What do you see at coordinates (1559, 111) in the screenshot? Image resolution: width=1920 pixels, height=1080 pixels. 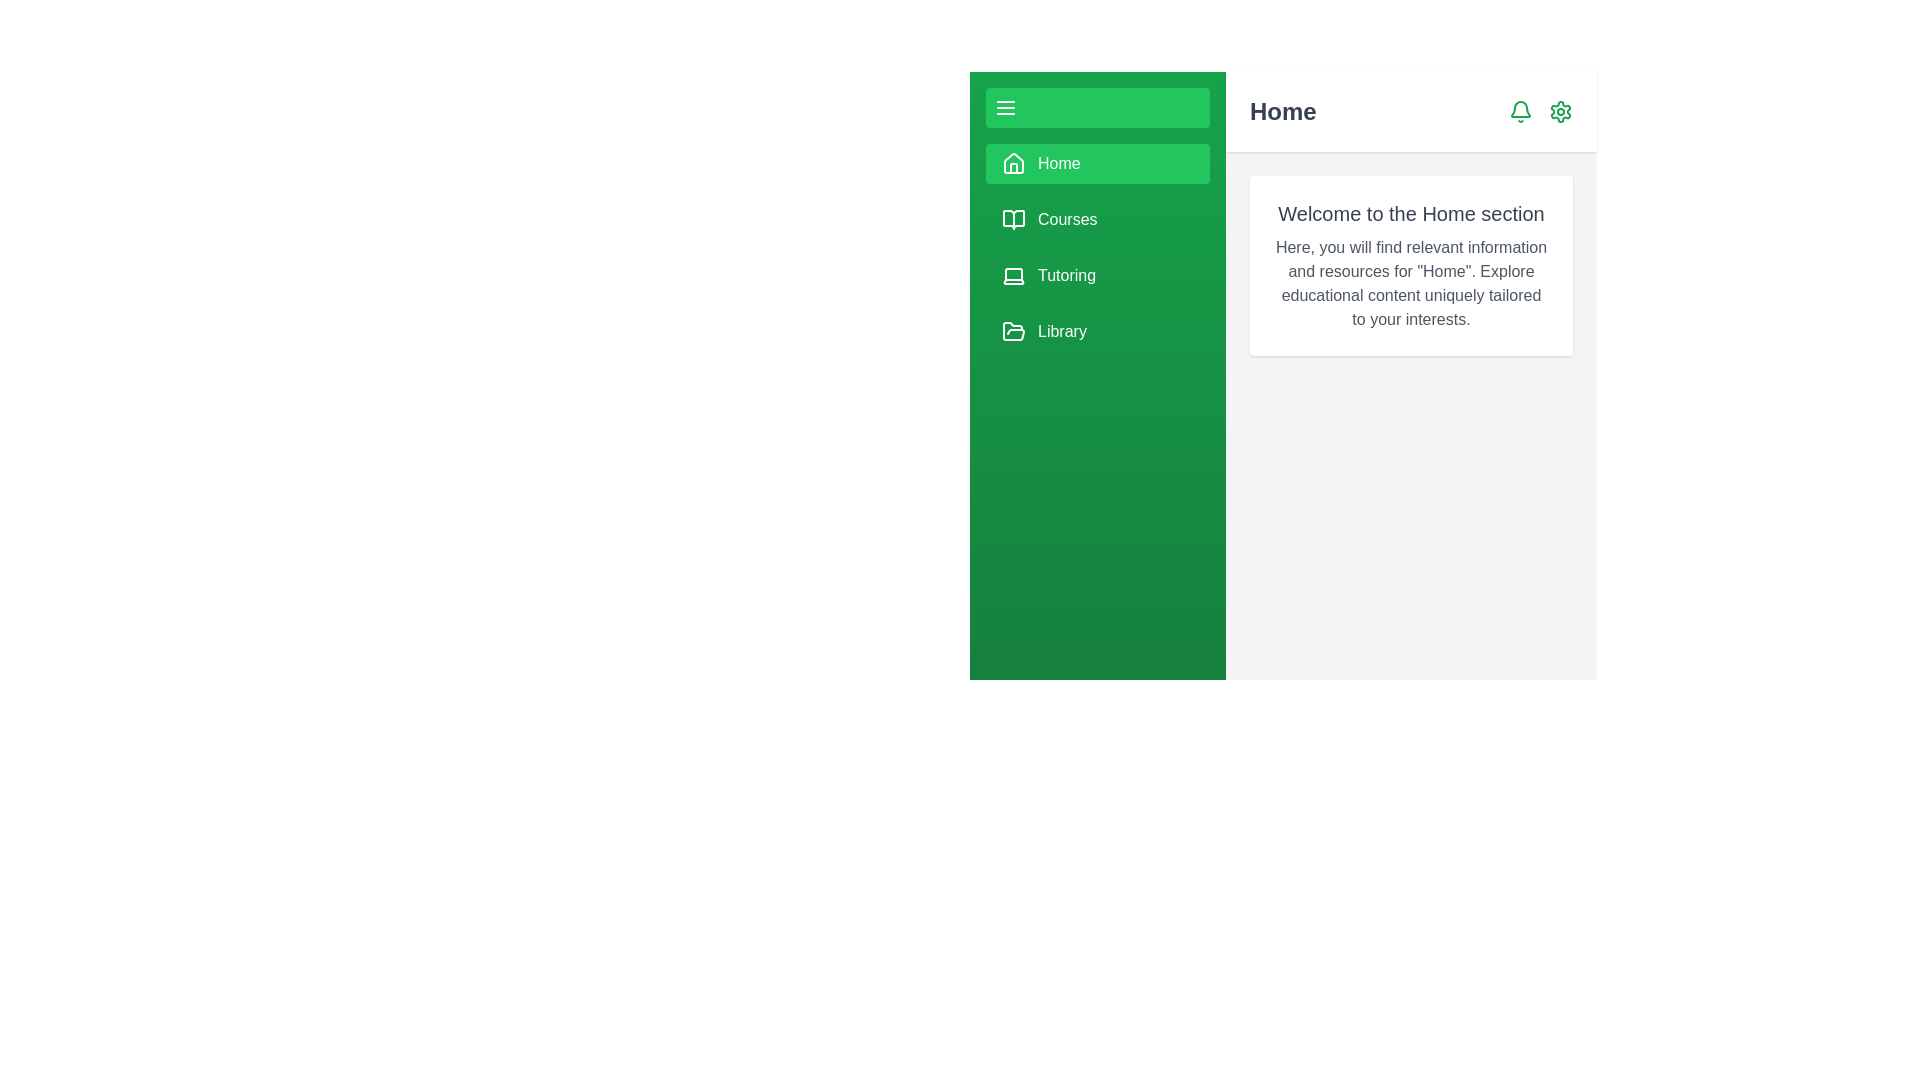 I see `the green cogwheel icon located in the top-right corner, adjacent to the bell icon` at bounding box center [1559, 111].